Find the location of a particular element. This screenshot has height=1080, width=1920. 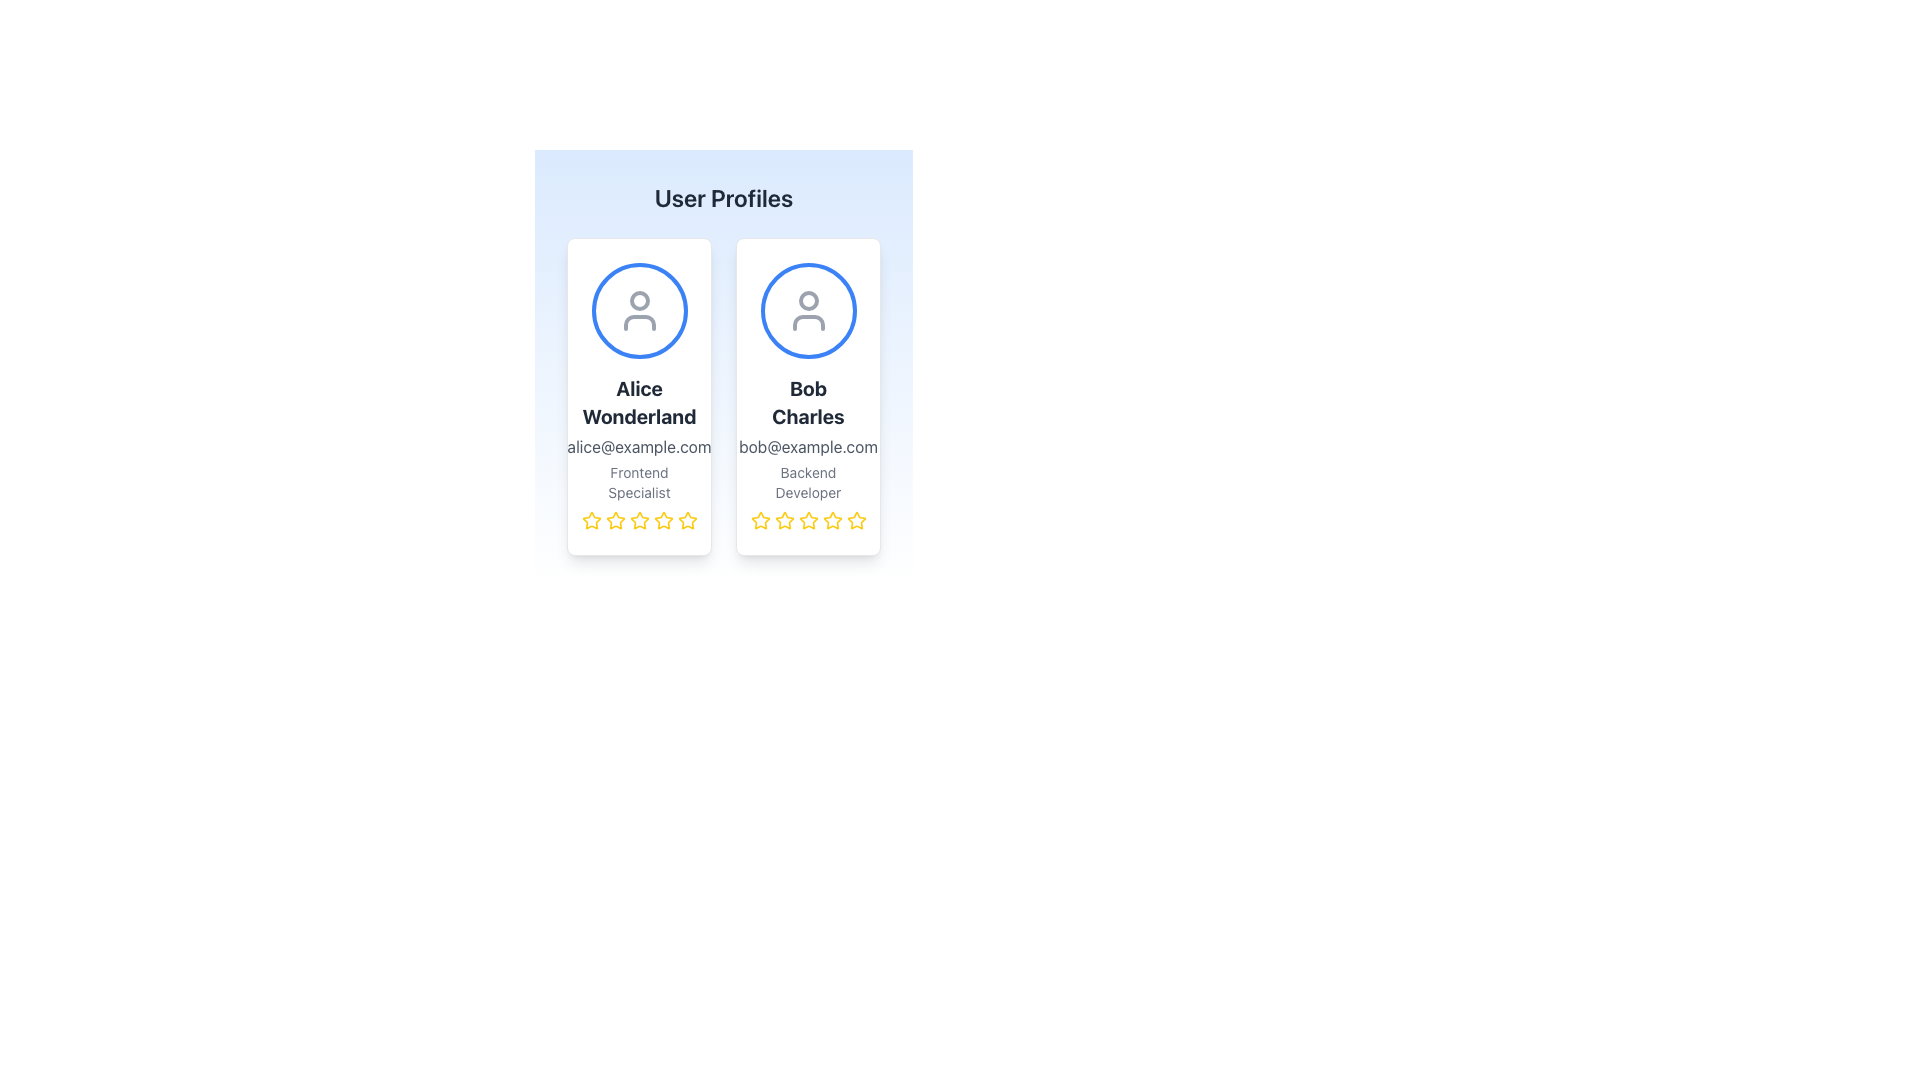

the fourth star icon in the rating system under Alice Wonderland's profile is located at coordinates (638, 519).